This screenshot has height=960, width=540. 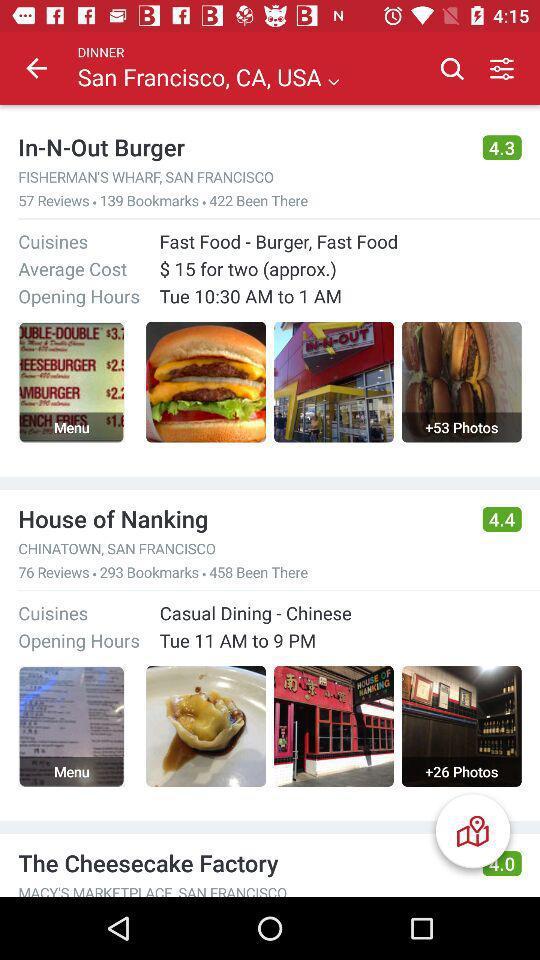 What do you see at coordinates (241, 146) in the screenshot?
I see `icon next to the 4.3 icon` at bounding box center [241, 146].